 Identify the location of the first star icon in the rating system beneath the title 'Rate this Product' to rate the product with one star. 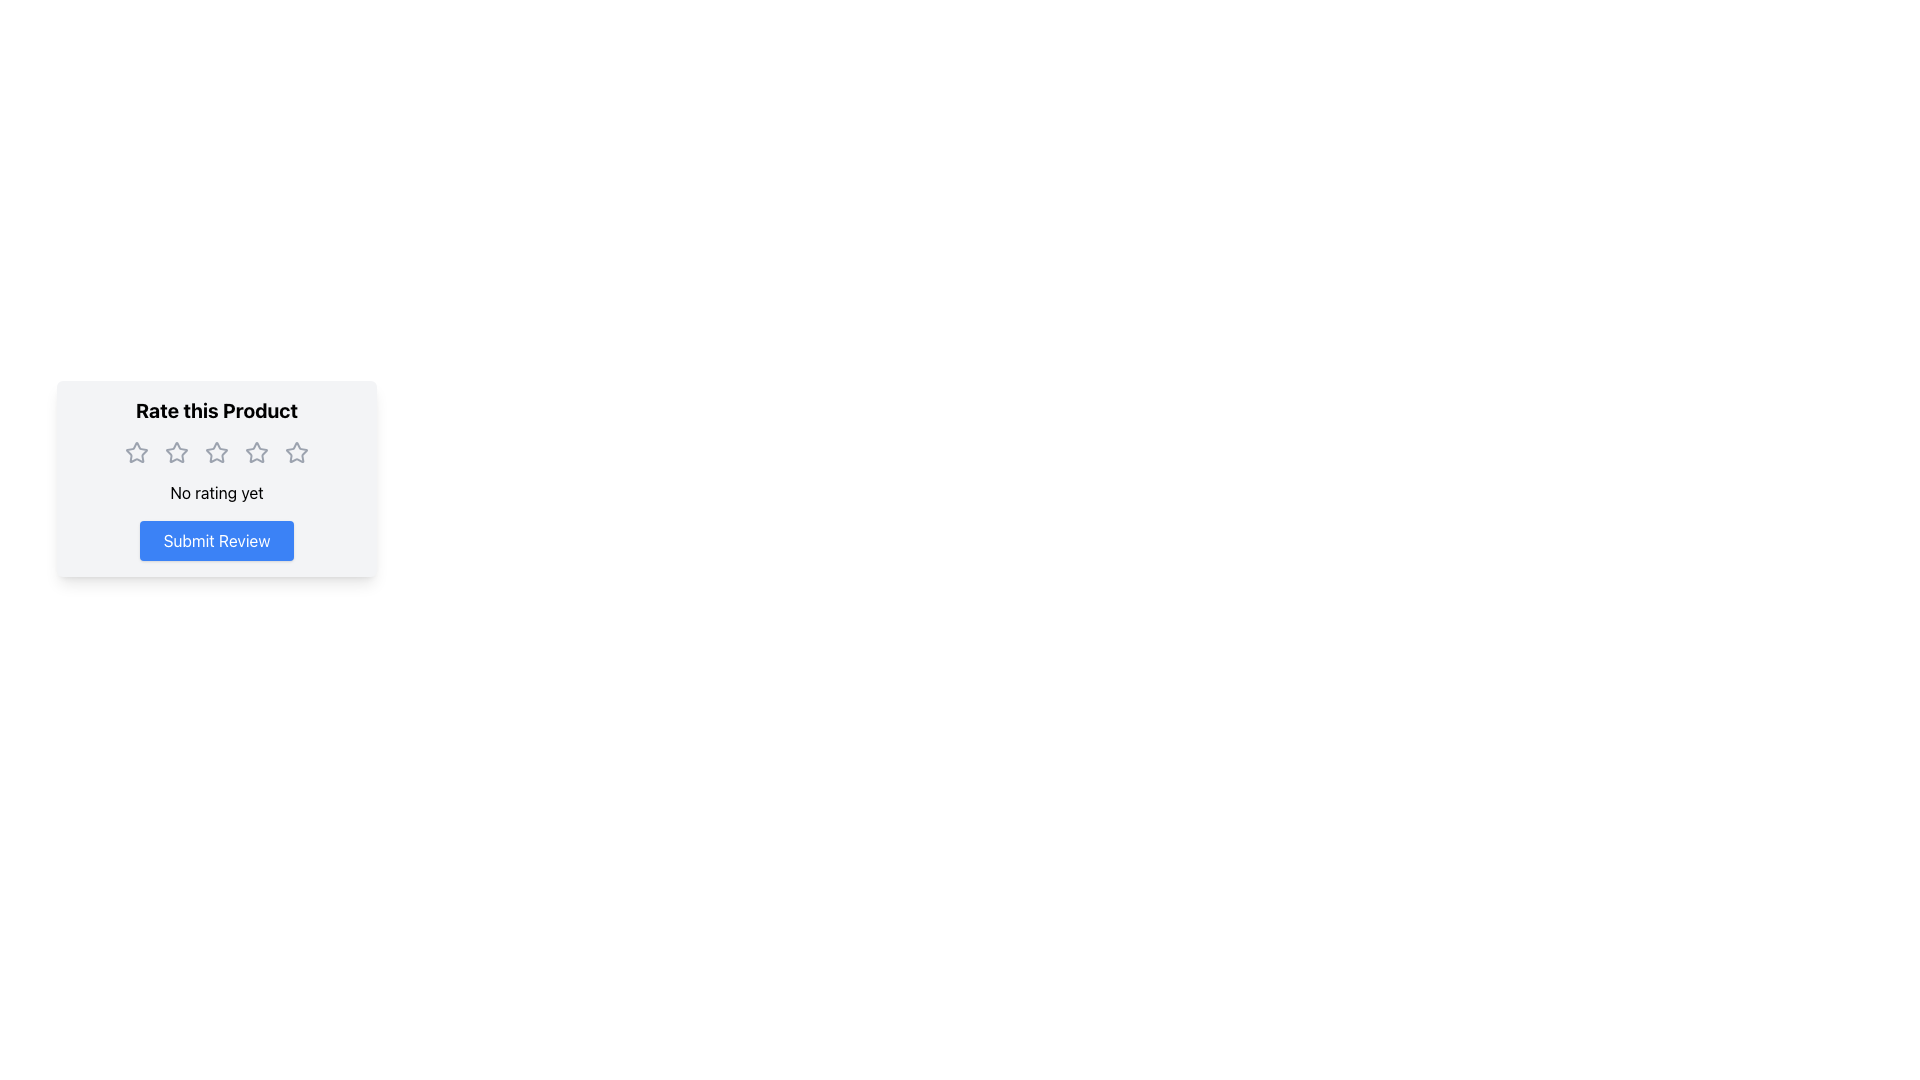
(177, 452).